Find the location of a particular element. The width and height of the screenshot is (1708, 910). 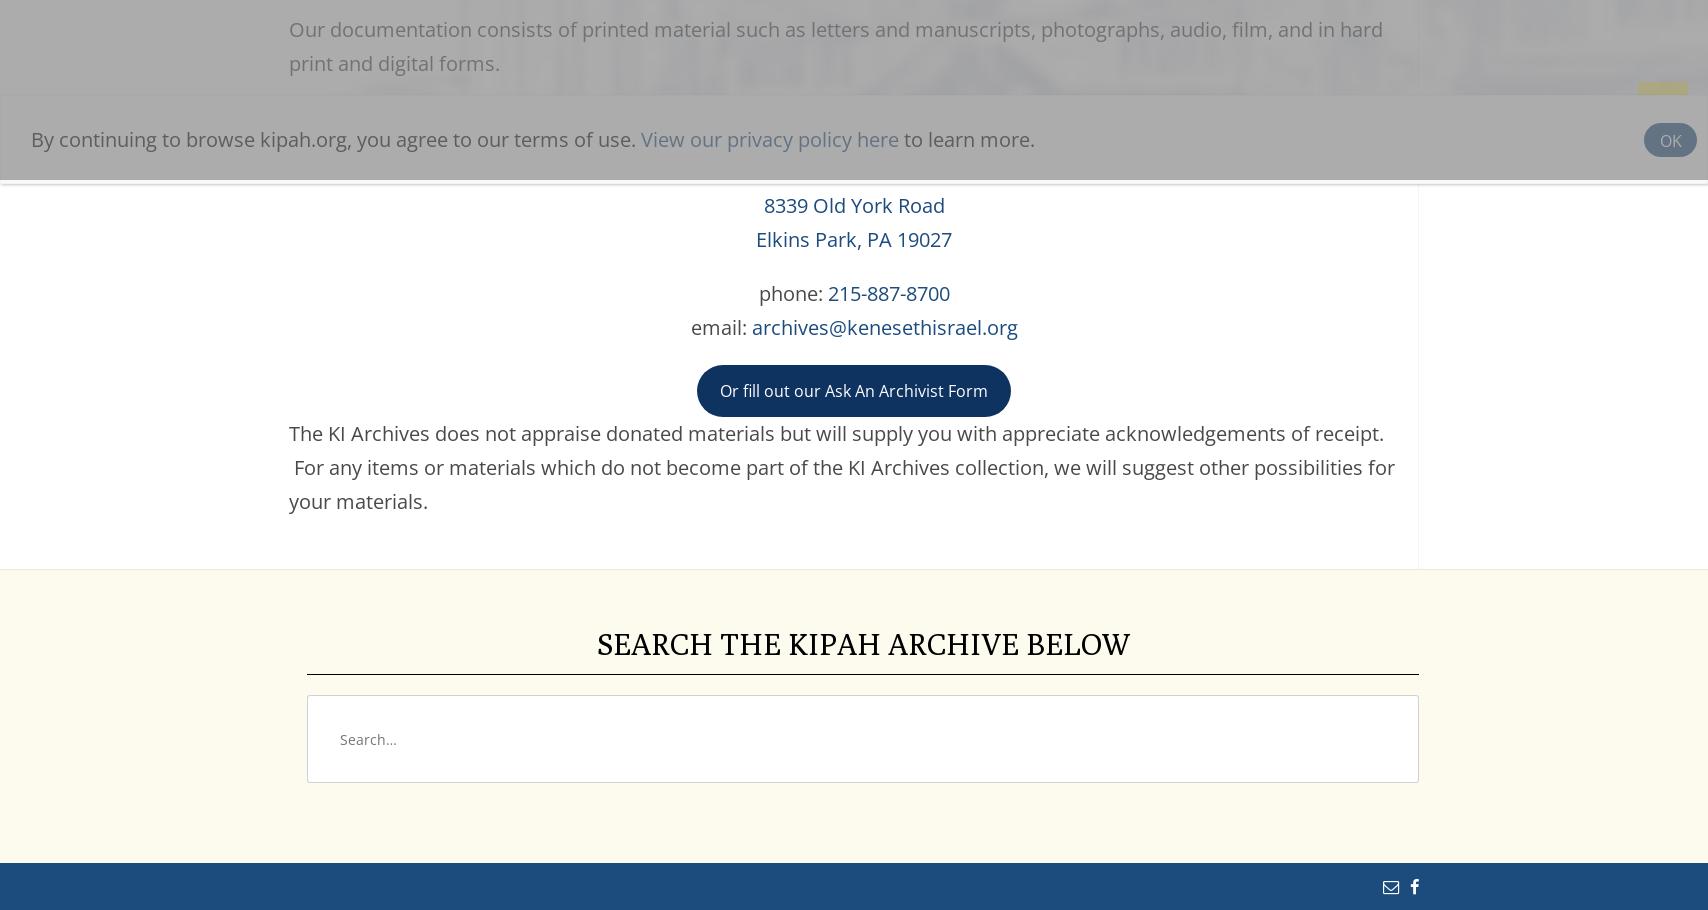

'email:' is located at coordinates (720, 326).